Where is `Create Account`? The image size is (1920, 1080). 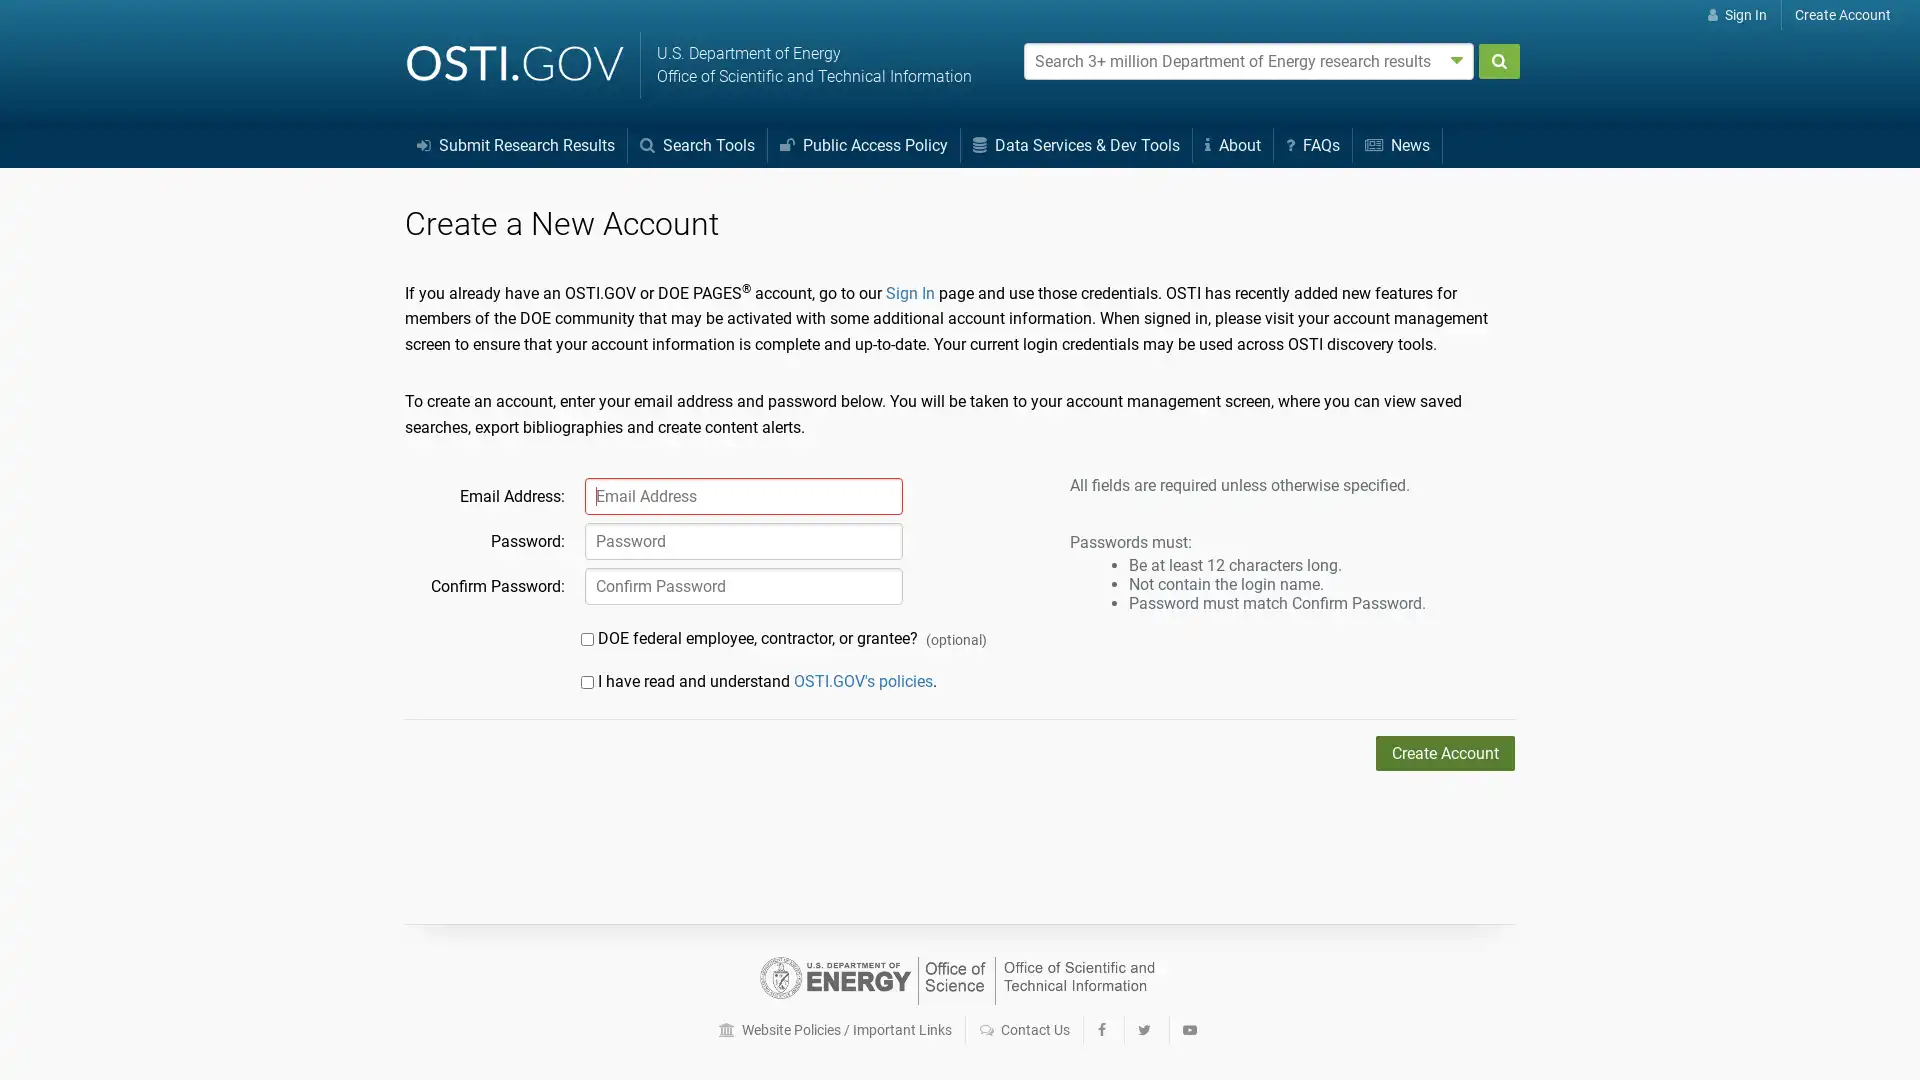
Create Account is located at coordinates (1445, 753).